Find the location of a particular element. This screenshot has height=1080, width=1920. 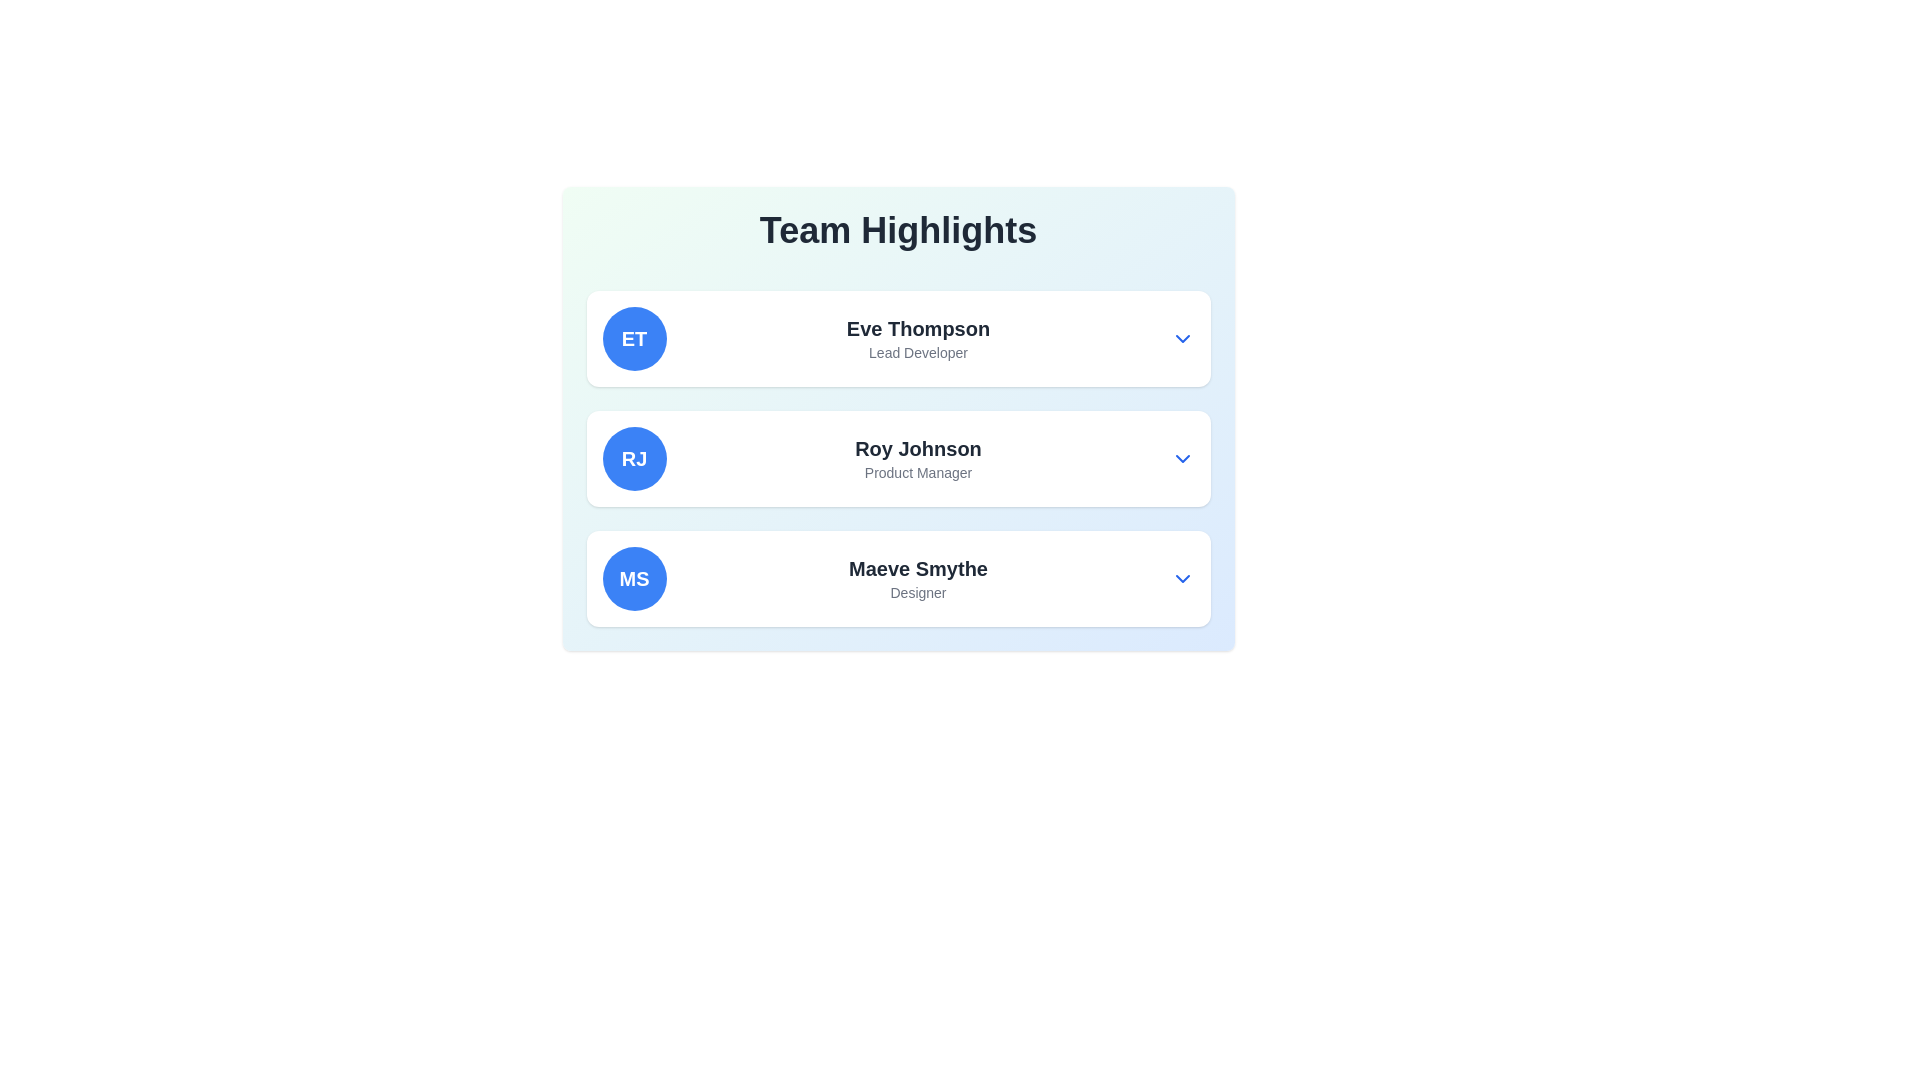

the informational card highlighting team member 'Roy Johnson', who is the 'Product Manager', located in the 'Team Highlights' section, positioned between 'Eve Thompson' and 'Maeve Smythe' is located at coordinates (897, 418).